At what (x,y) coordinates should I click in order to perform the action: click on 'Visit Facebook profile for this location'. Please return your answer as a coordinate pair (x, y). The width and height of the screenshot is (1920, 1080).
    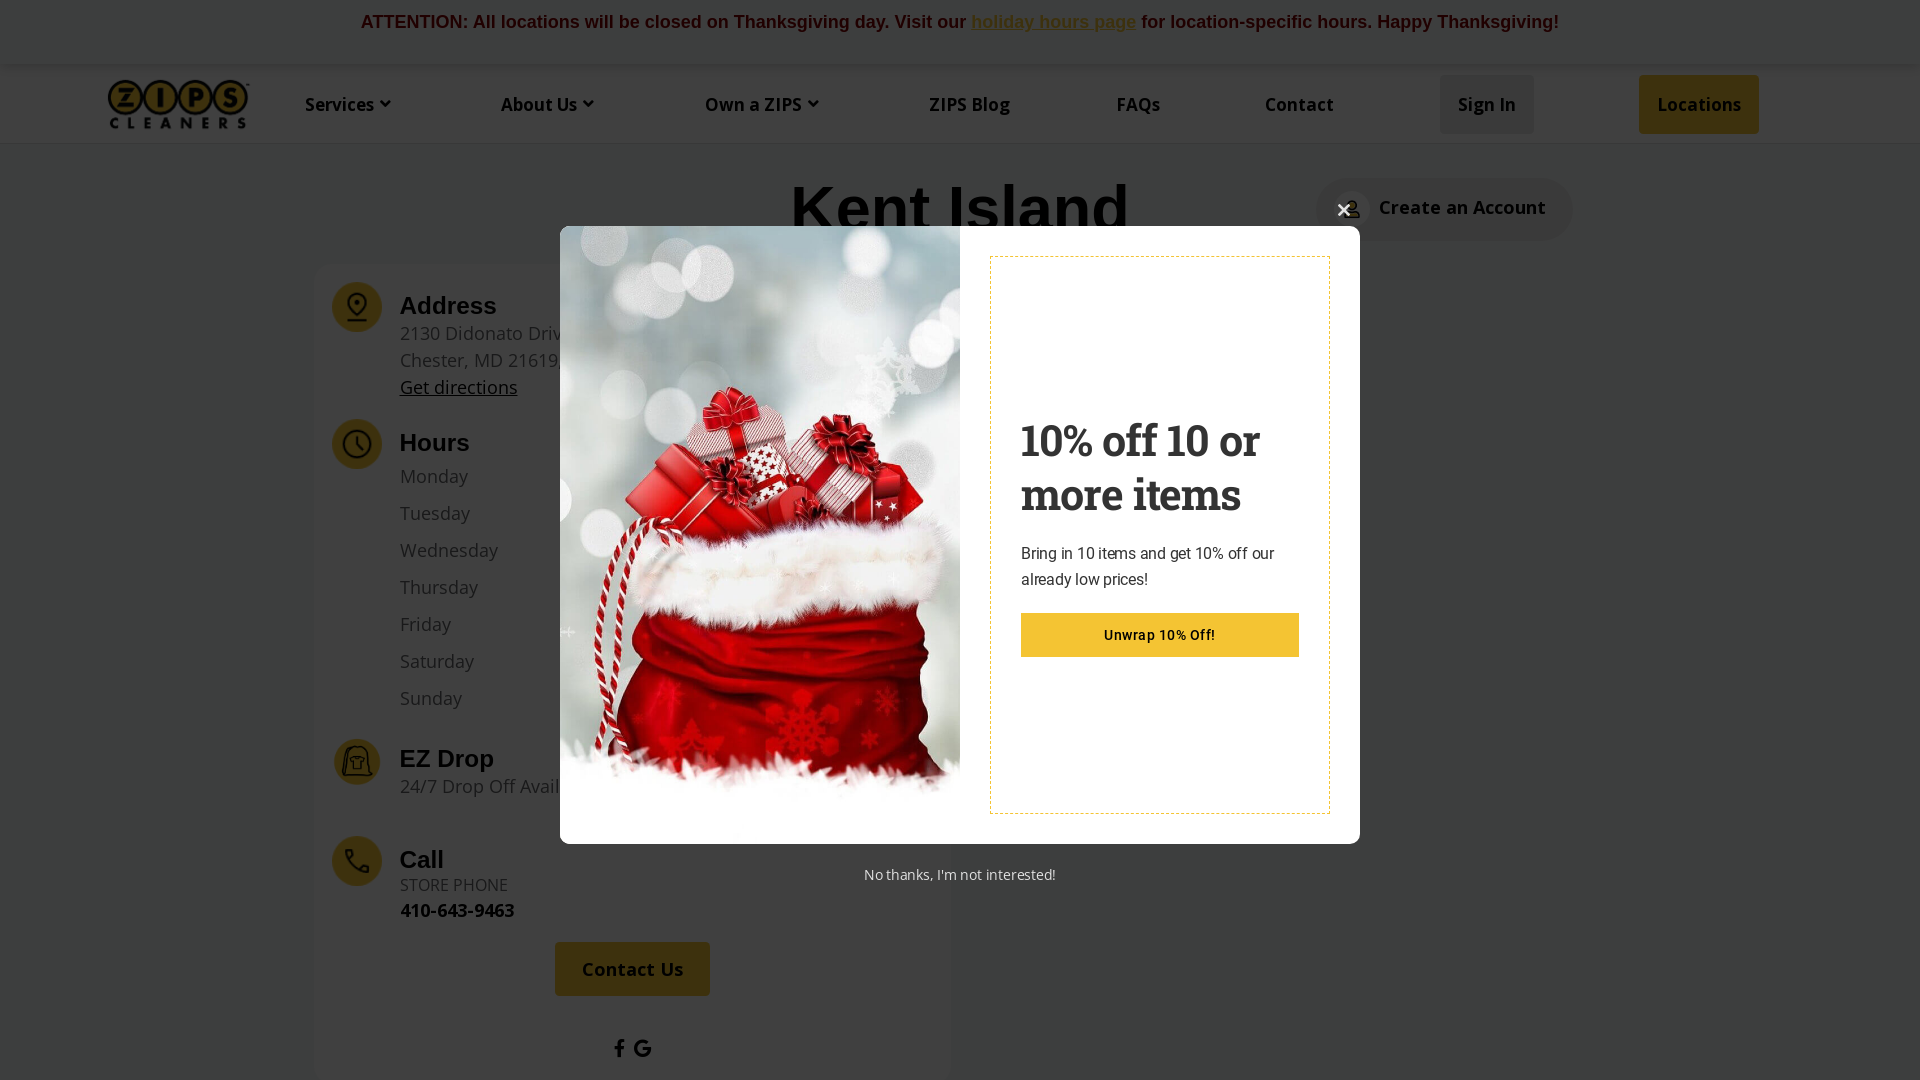
    Looking at the image, I should click on (618, 1047).